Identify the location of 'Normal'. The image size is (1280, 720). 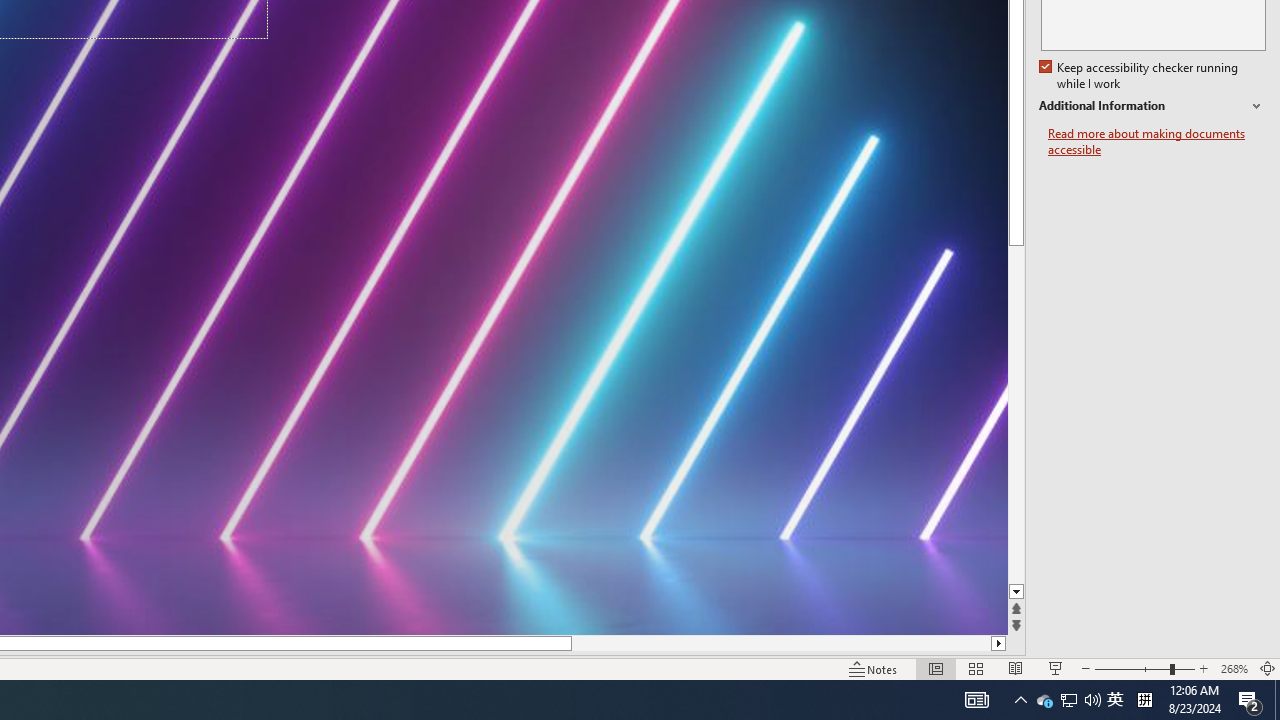
(935, 669).